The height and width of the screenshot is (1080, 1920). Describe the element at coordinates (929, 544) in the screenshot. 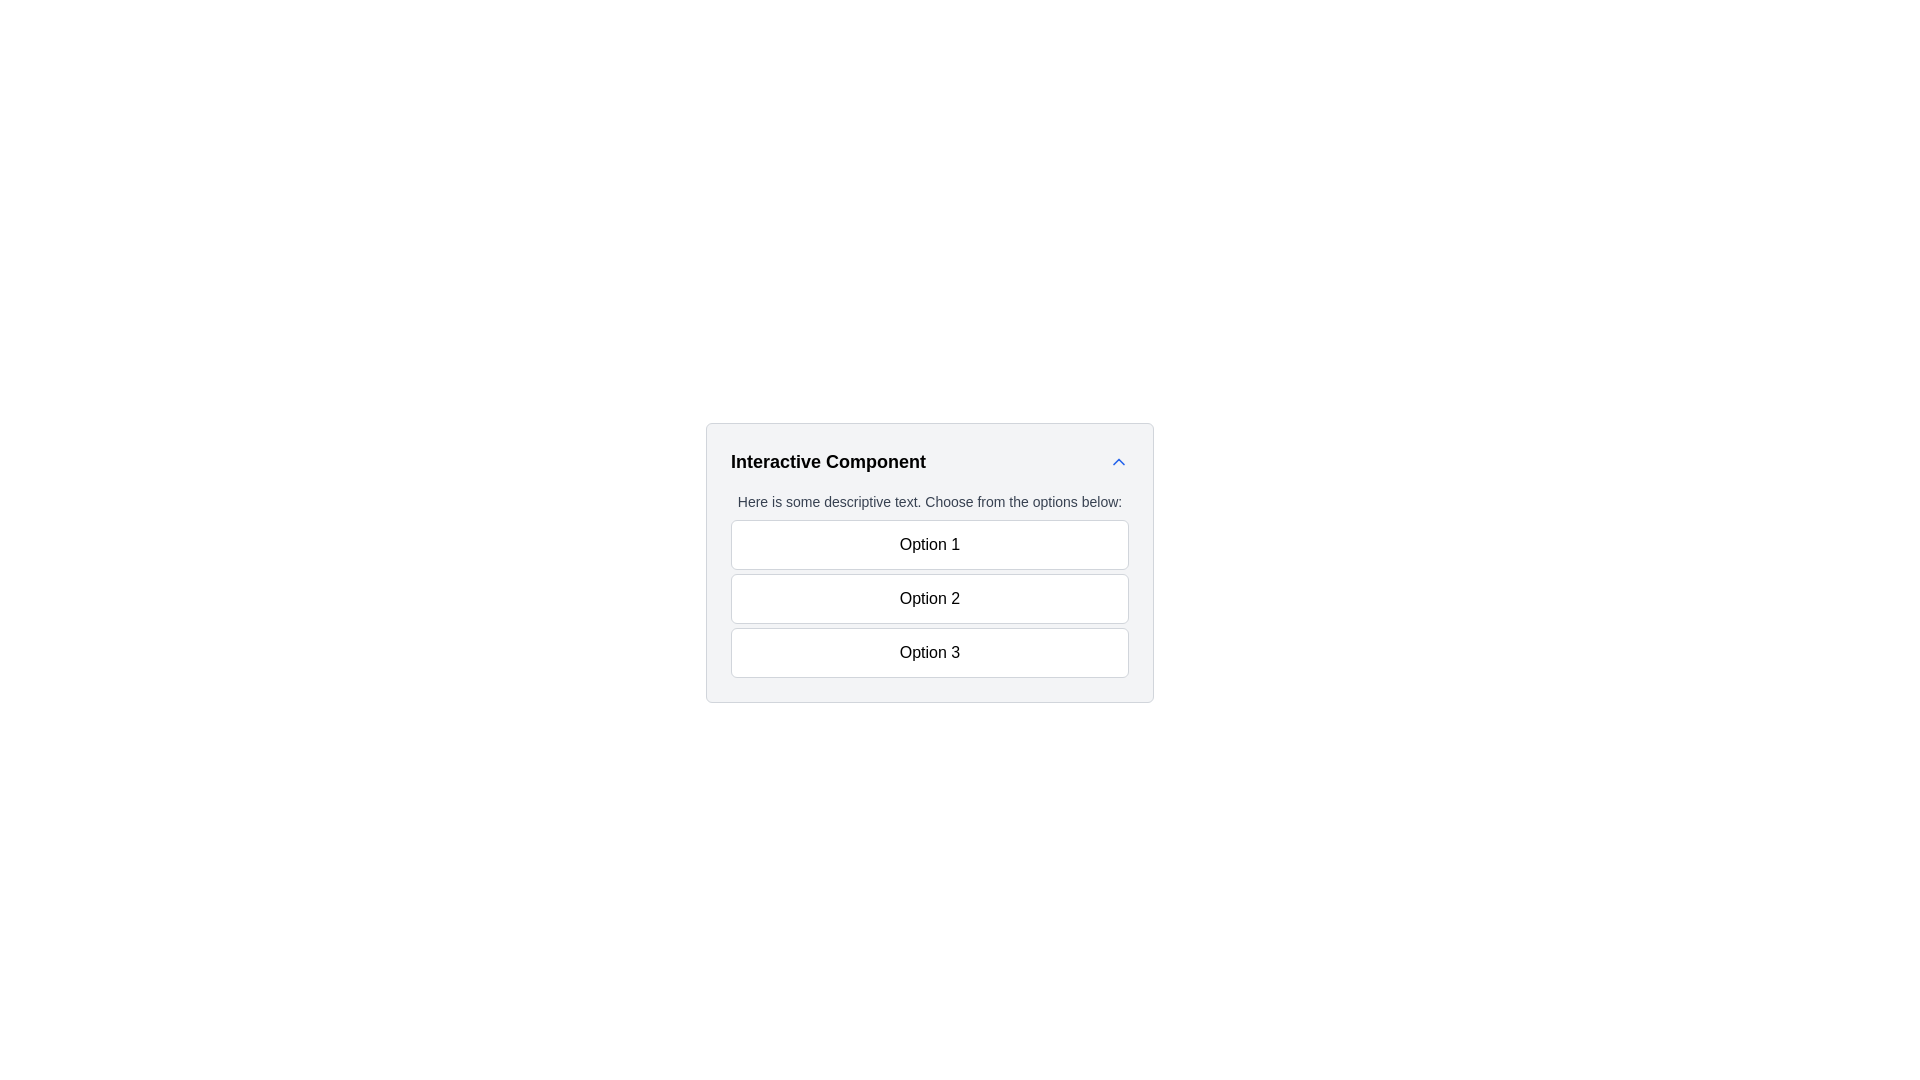

I see `the button labeled 'Option 1', which is the first button in a vertical stack of three buttons, to trigger a hover state` at that location.